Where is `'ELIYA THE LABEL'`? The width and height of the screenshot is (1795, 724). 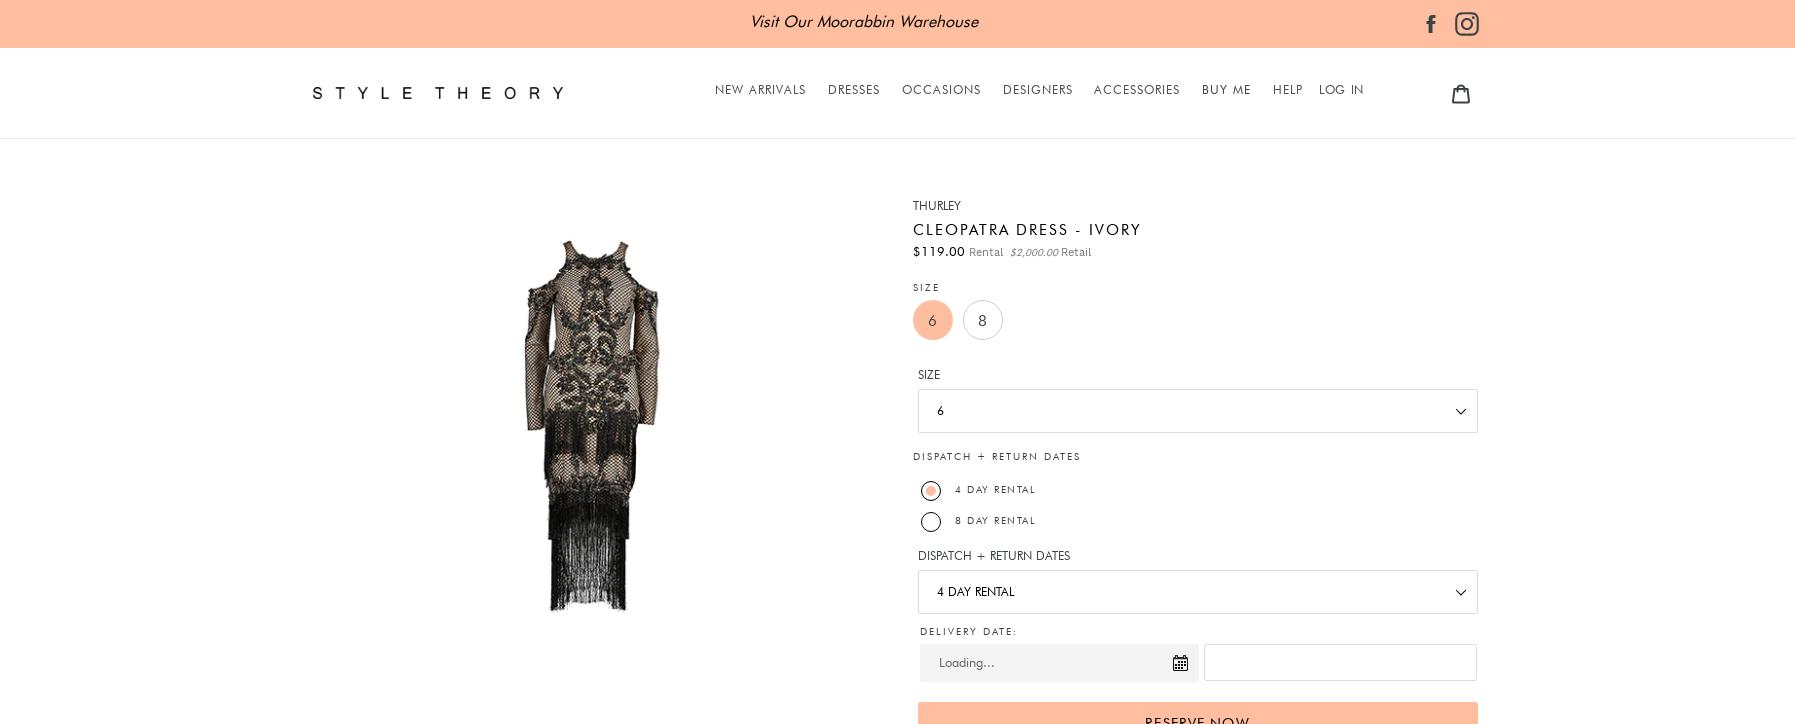 'ELIYA THE LABEL' is located at coordinates (1049, 233).